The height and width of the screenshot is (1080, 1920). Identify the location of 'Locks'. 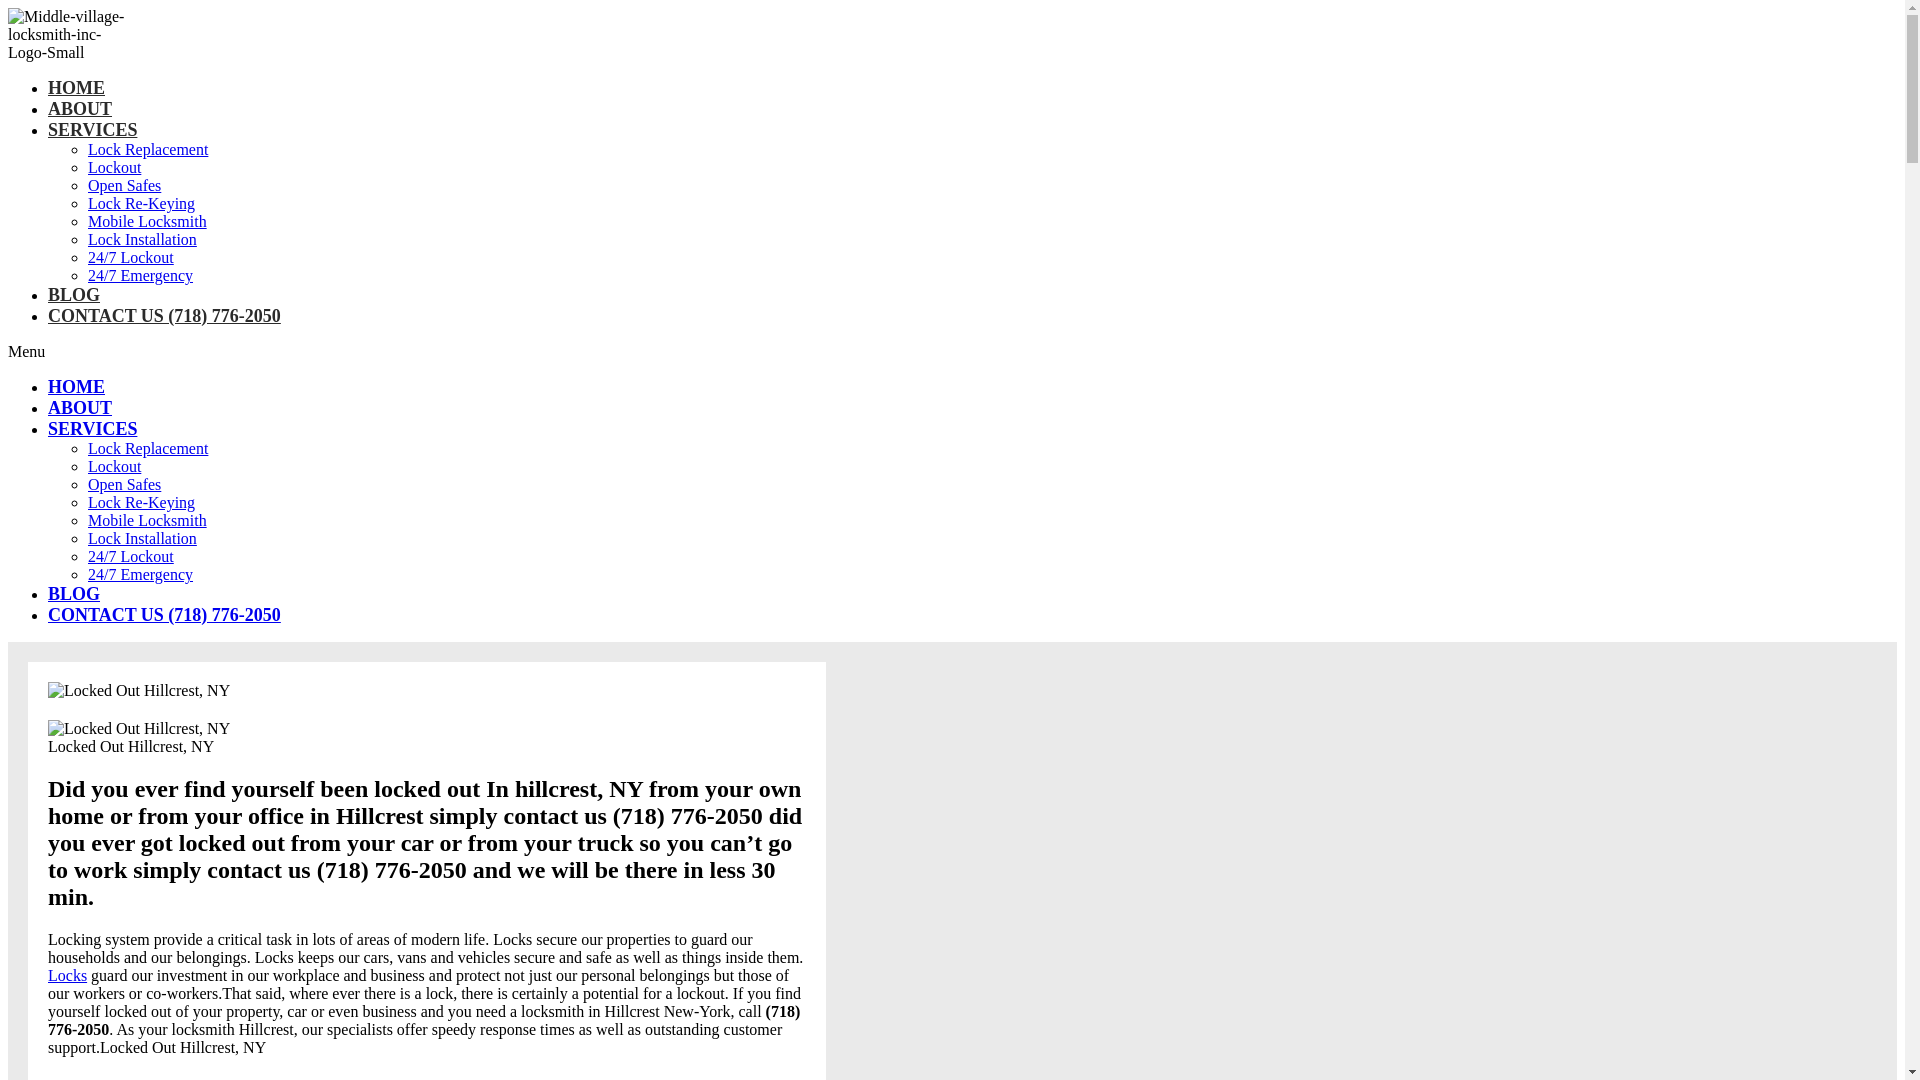
(67, 974).